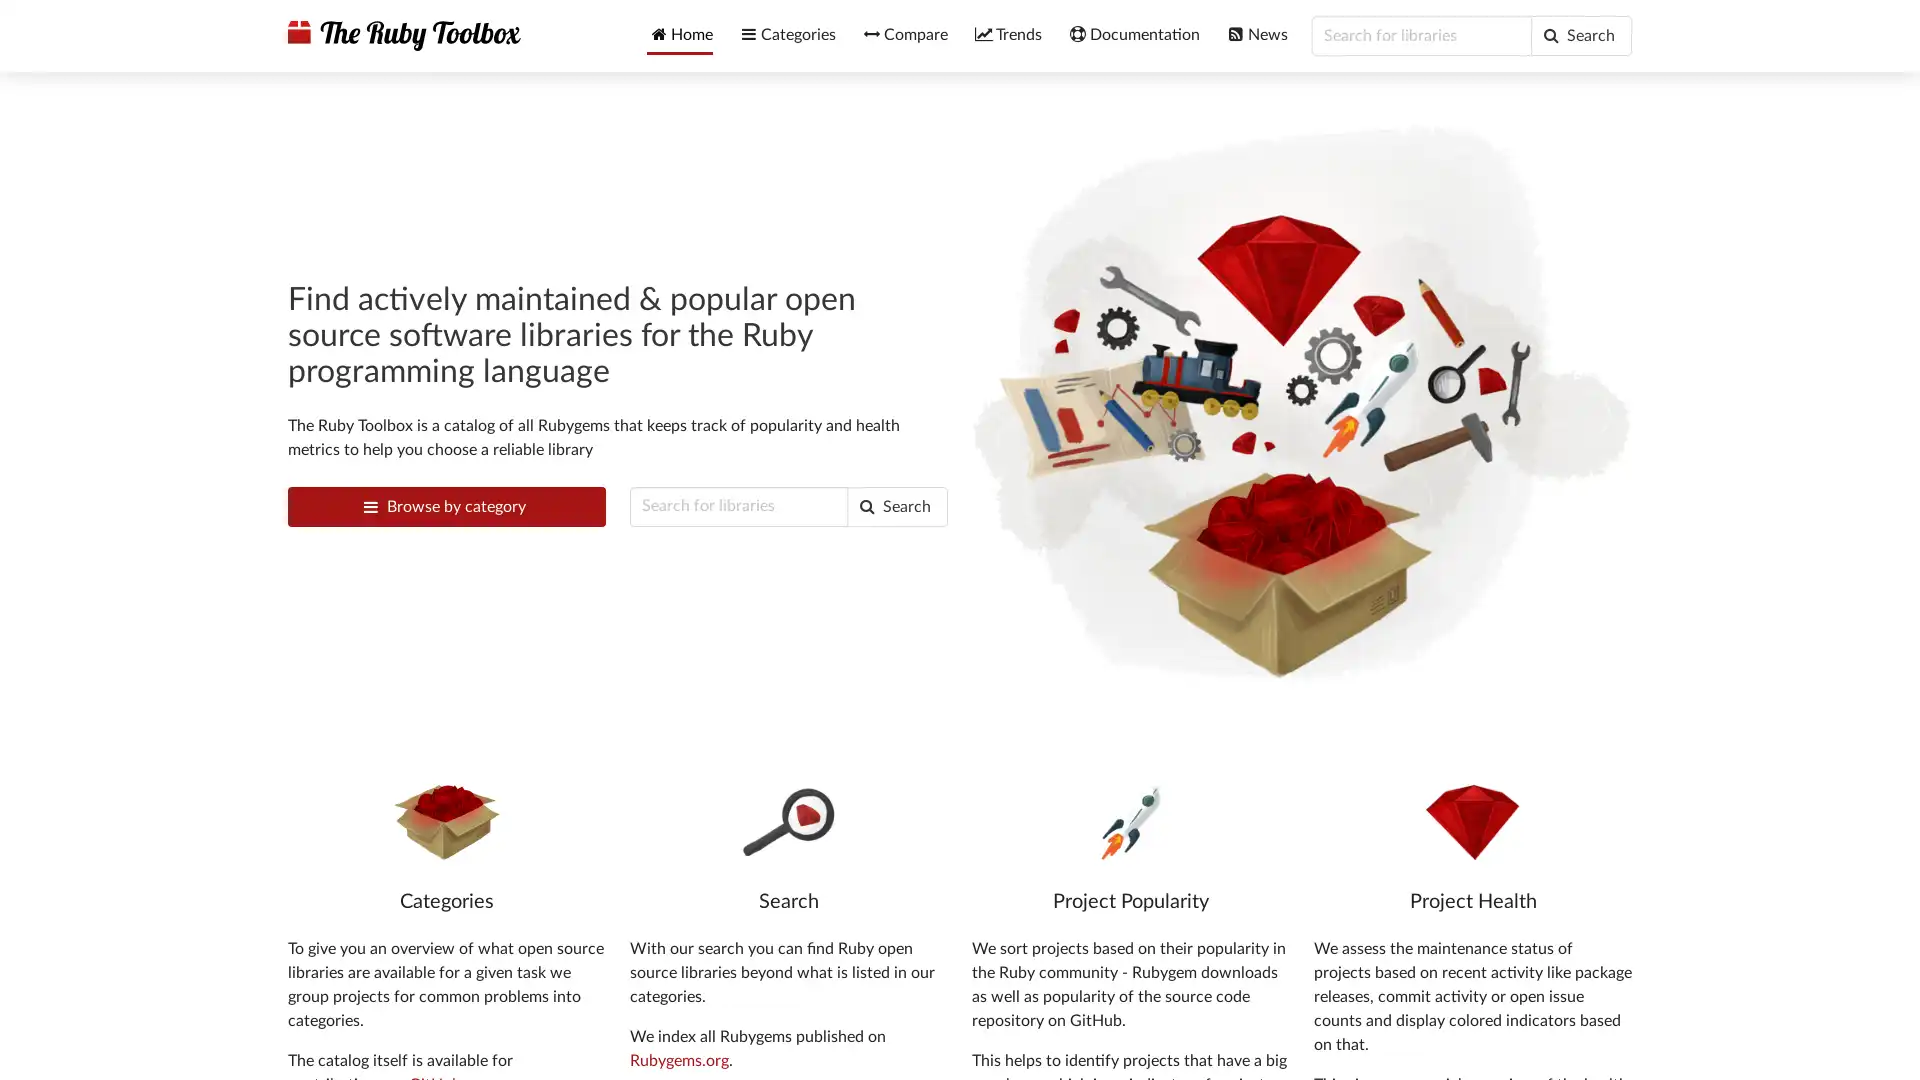  Describe the element at coordinates (896, 504) in the screenshot. I see `Search` at that location.